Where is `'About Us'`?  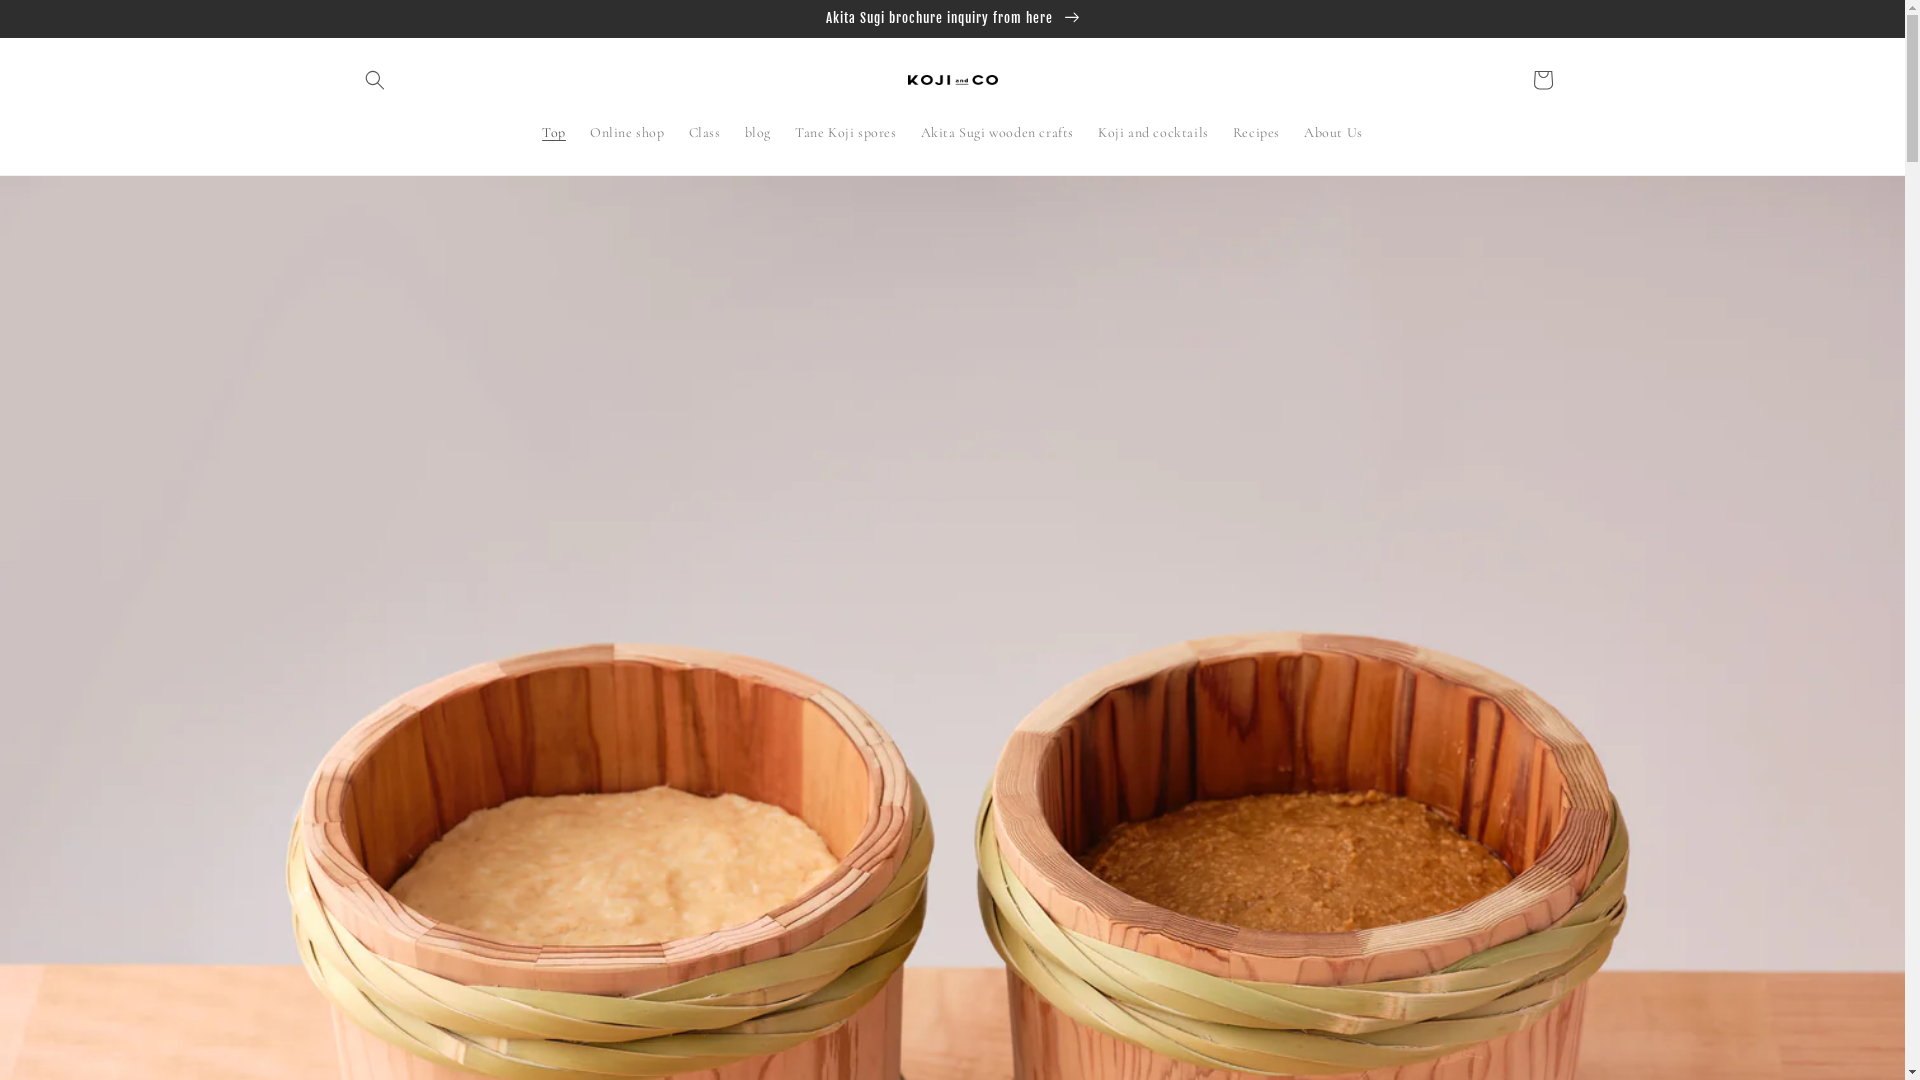 'About Us' is located at coordinates (1333, 132).